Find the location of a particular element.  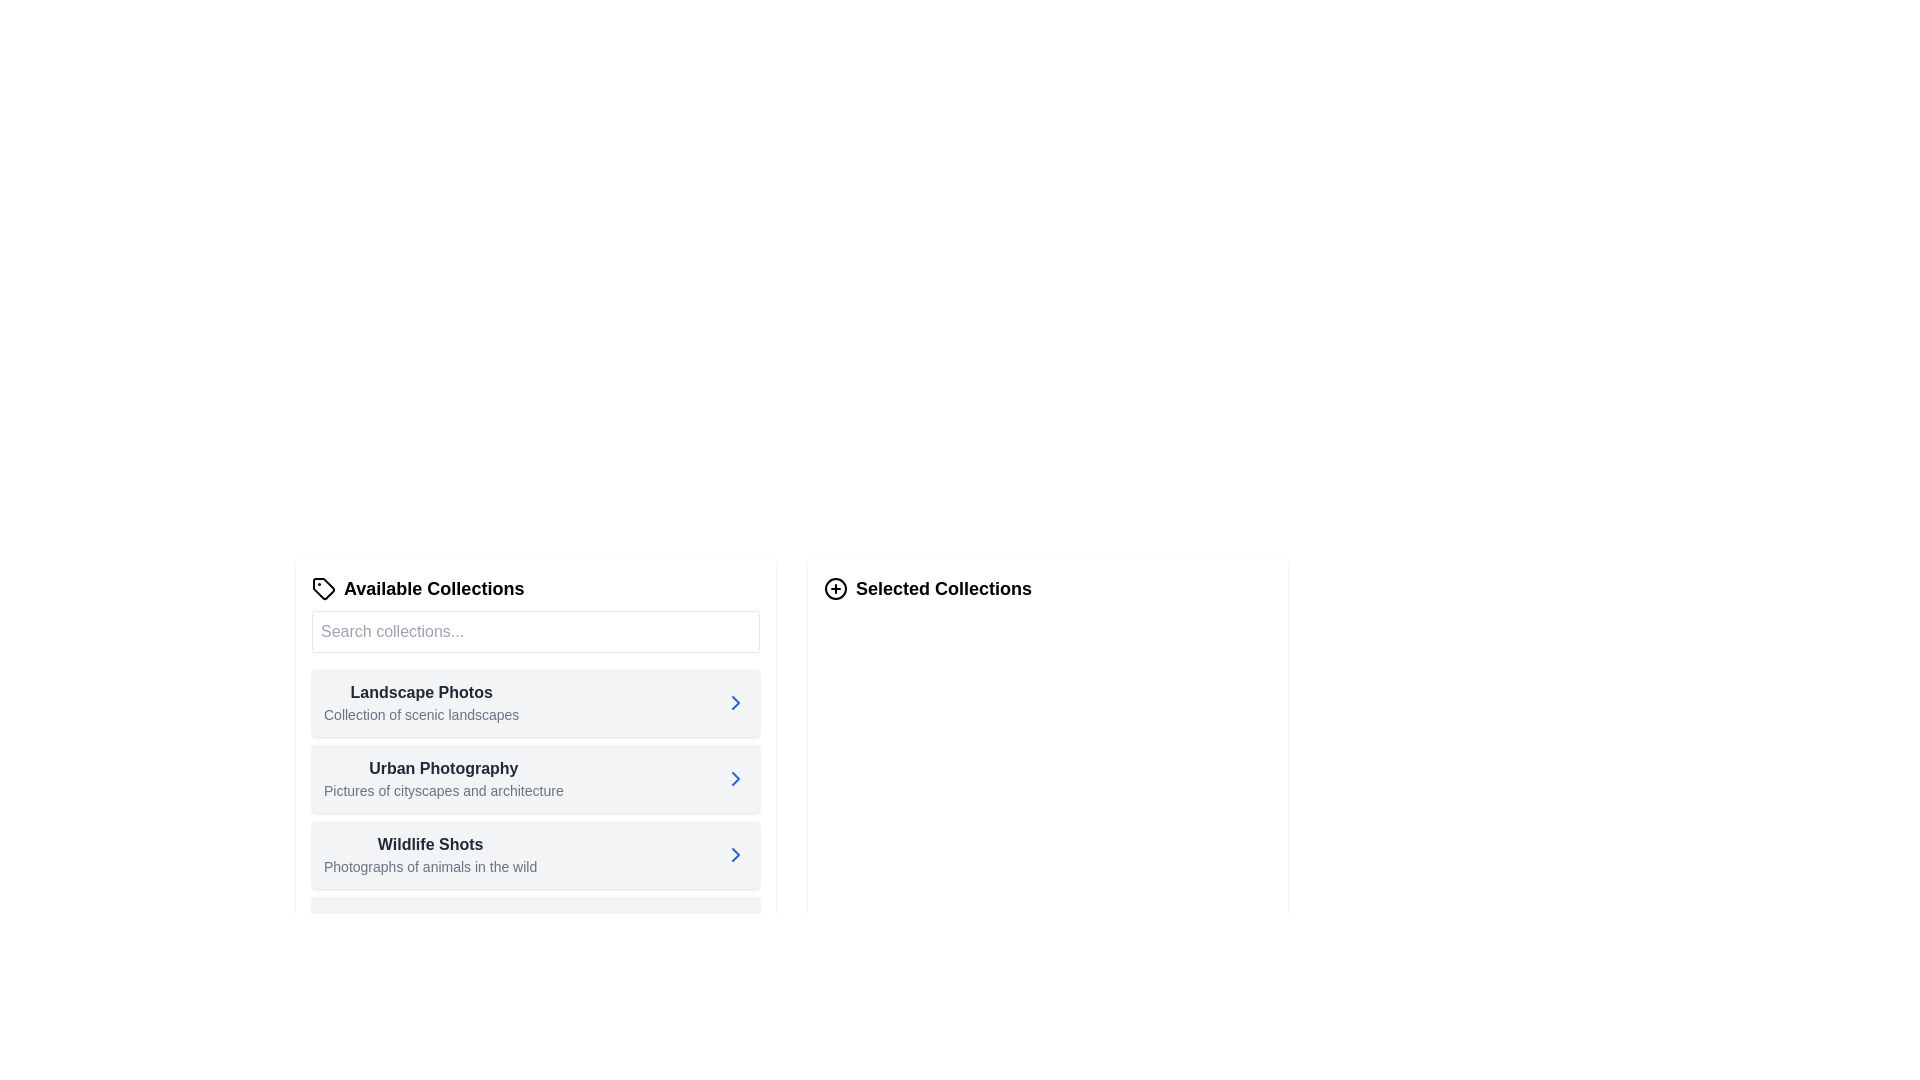

the text label displaying 'Photographs of animals in the wild', which is styled in gray and positioned below the 'Wildlife Shots' heading is located at coordinates (429, 866).